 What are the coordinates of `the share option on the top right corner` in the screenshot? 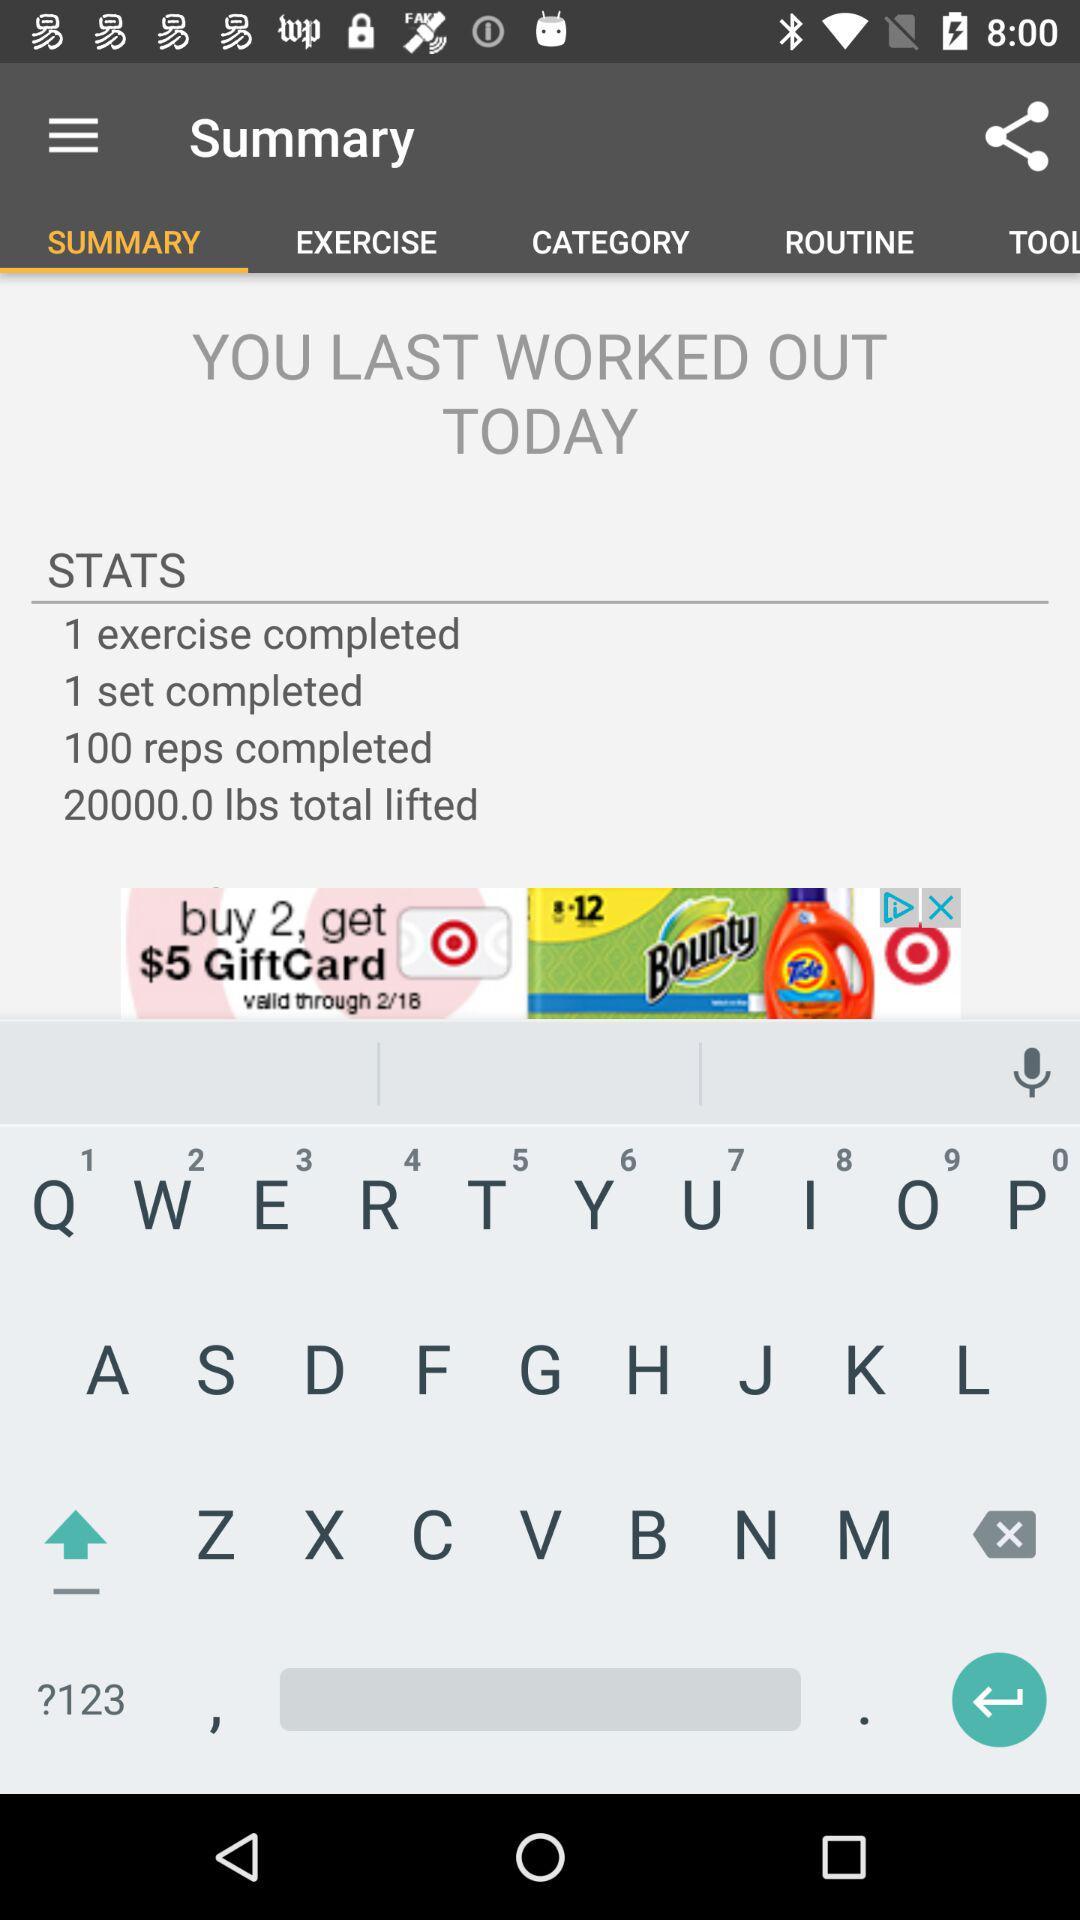 It's located at (1017, 136).